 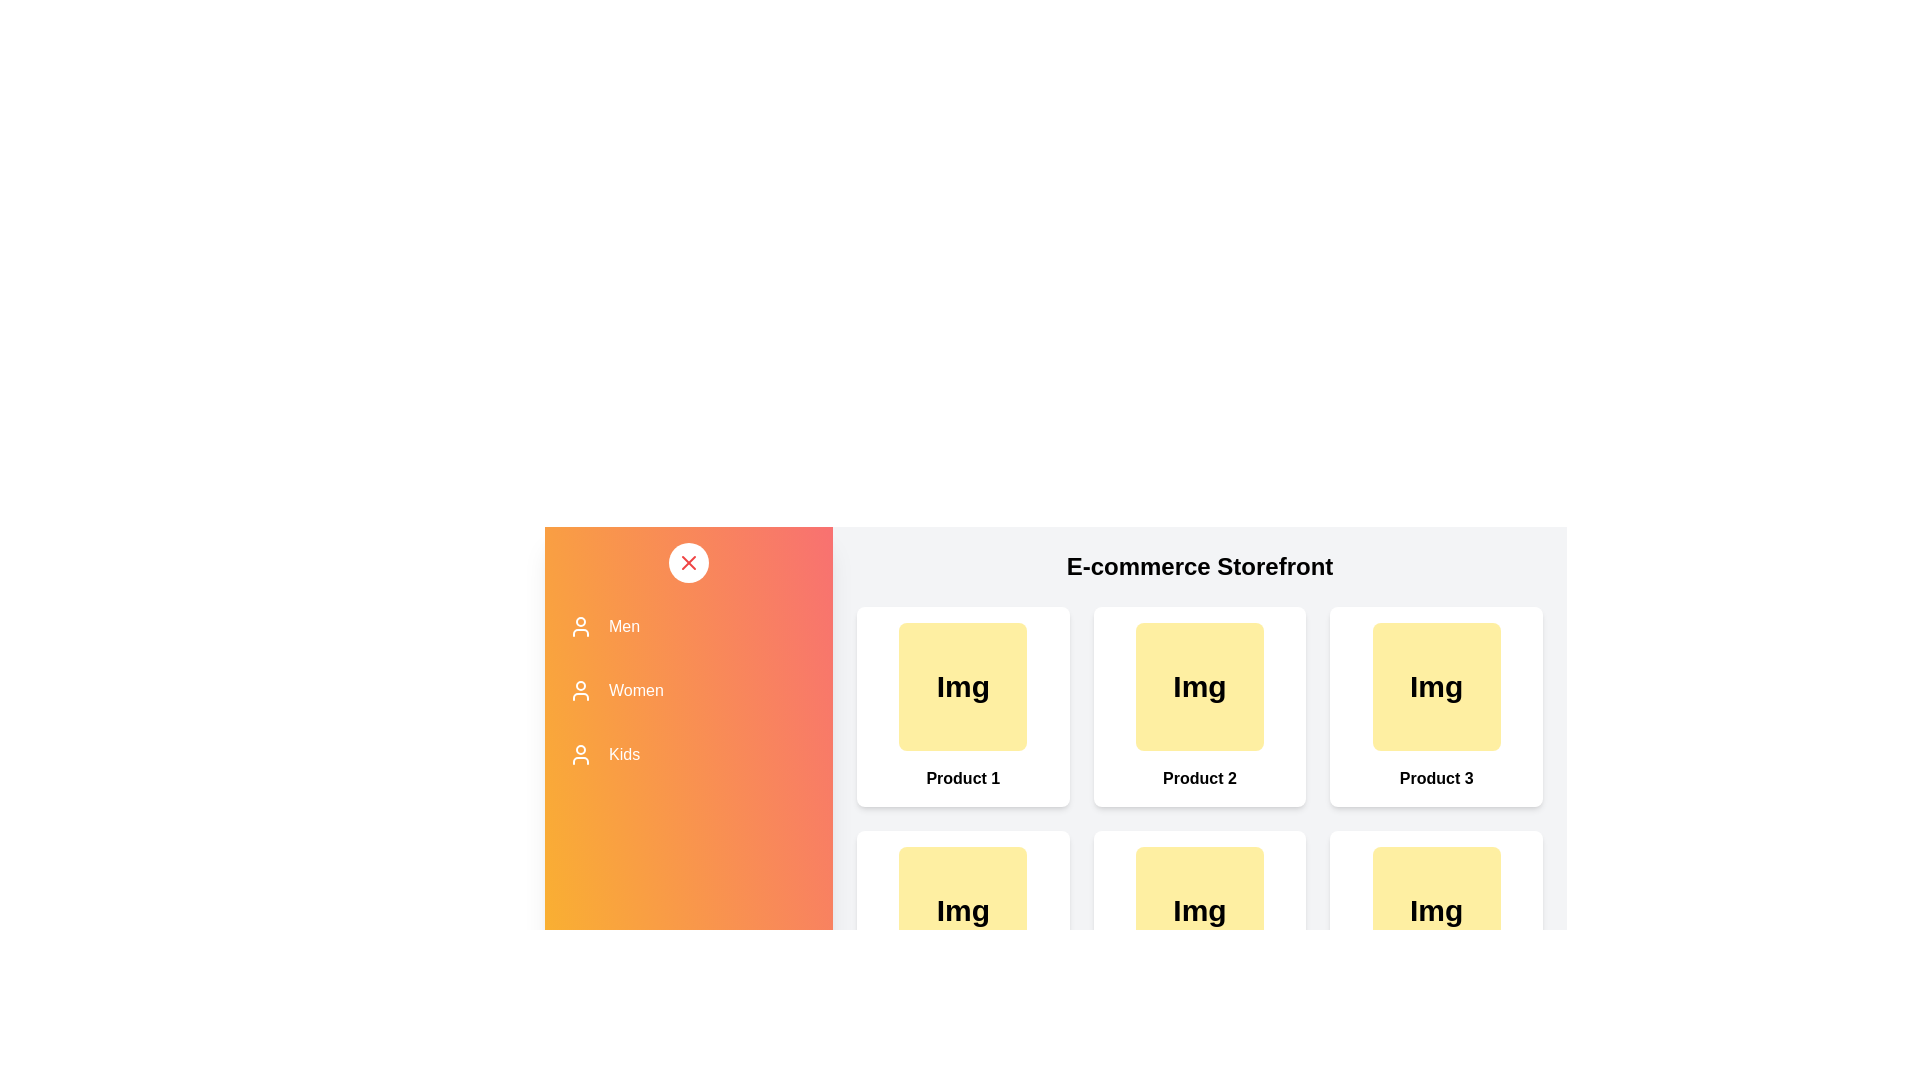 I want to click on the category Men to observe its hover effect, so click(x=689, y=626).